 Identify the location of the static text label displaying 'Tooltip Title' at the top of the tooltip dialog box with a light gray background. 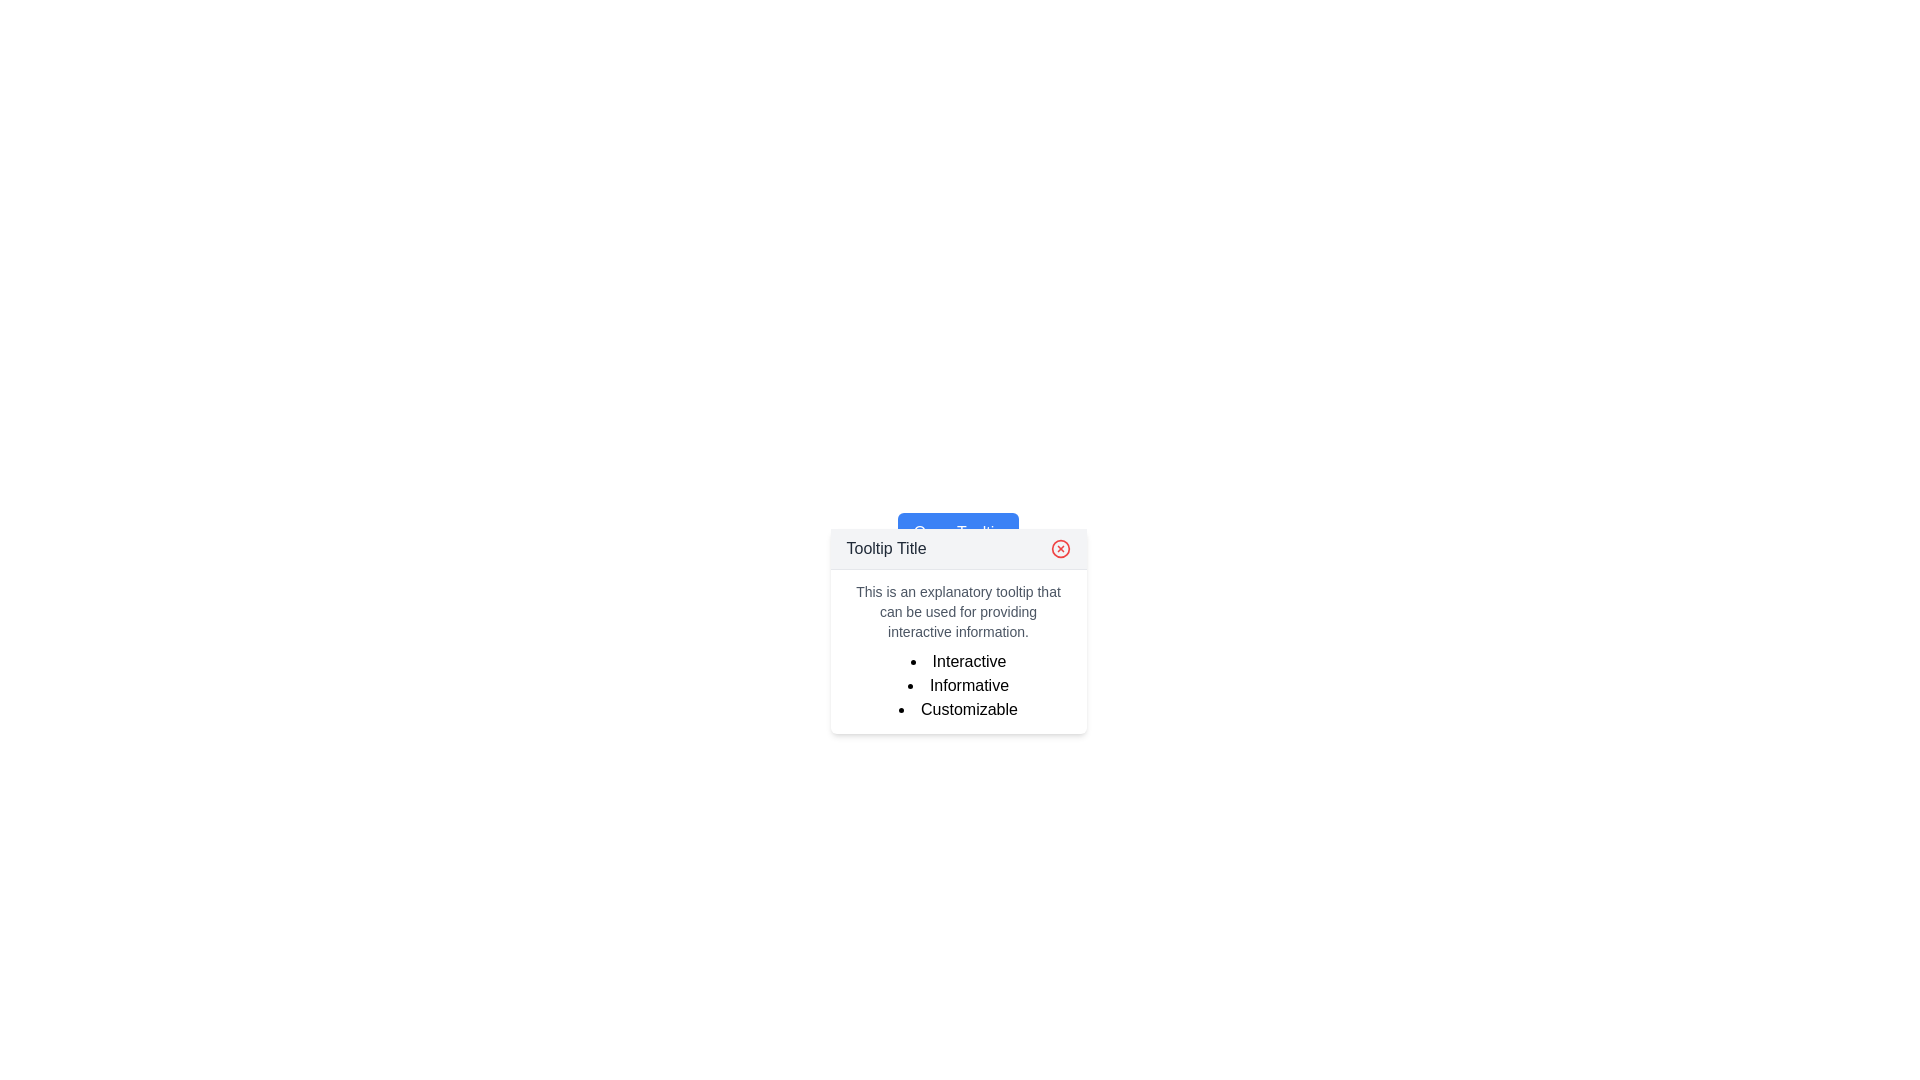
(885, 548).